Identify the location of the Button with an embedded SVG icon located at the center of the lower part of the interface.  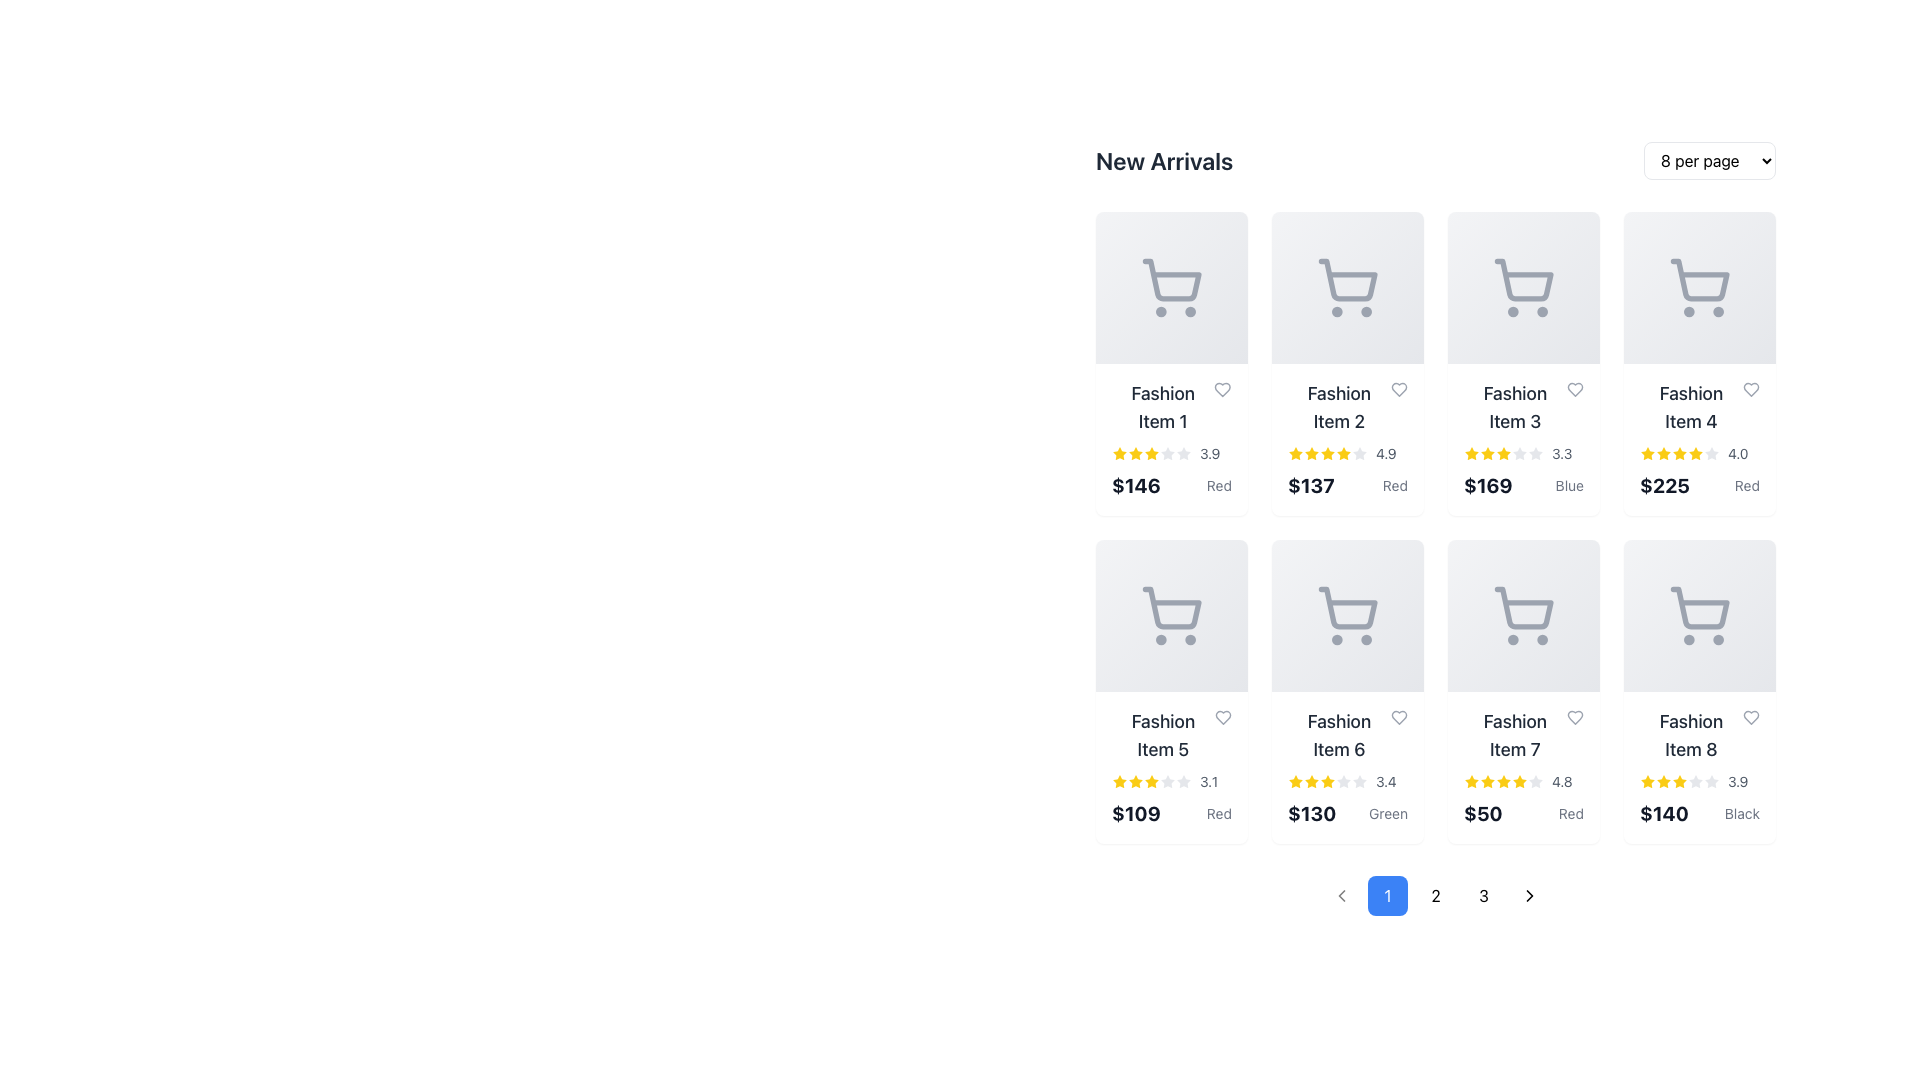
(1342, 894).